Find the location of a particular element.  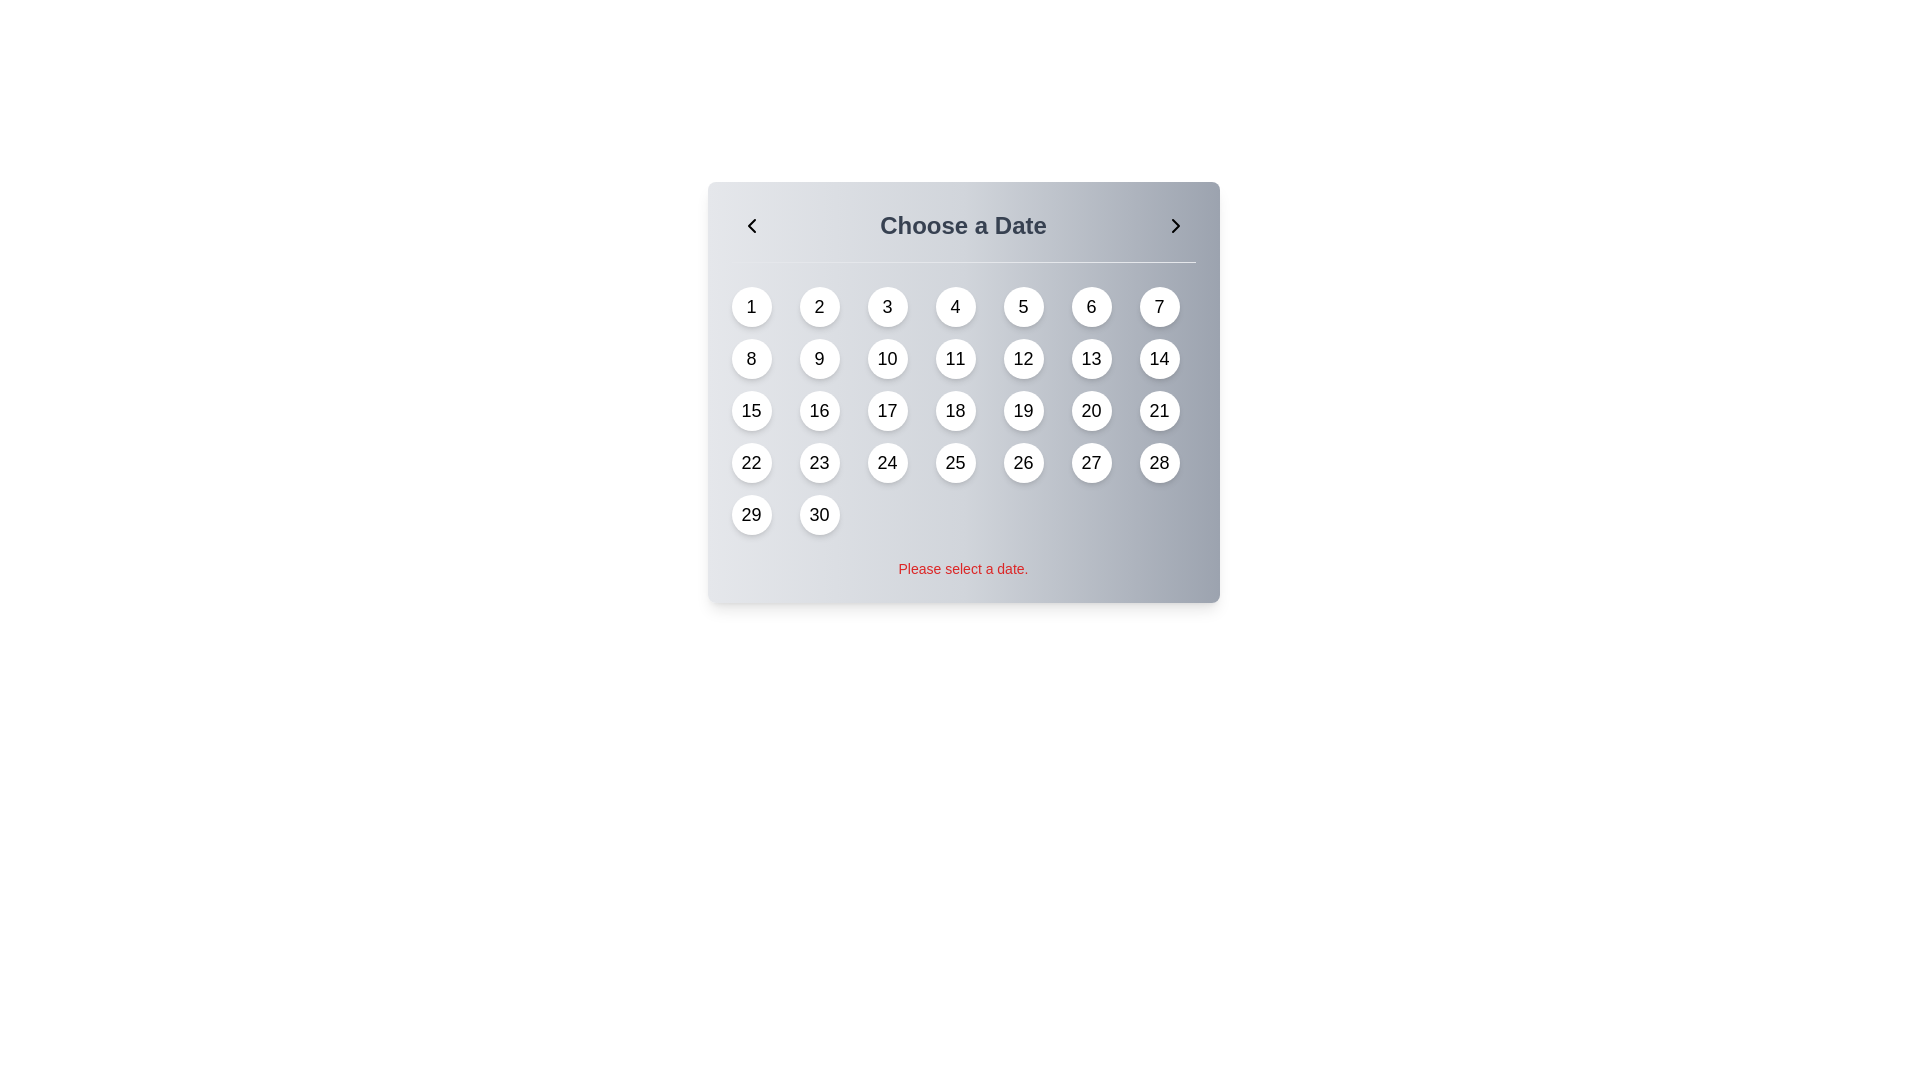

the circular button with a white background and the number '8' in bold black, located under the 'Choose a Date' heading in the calendar interface is located at coordinates (750, 357).